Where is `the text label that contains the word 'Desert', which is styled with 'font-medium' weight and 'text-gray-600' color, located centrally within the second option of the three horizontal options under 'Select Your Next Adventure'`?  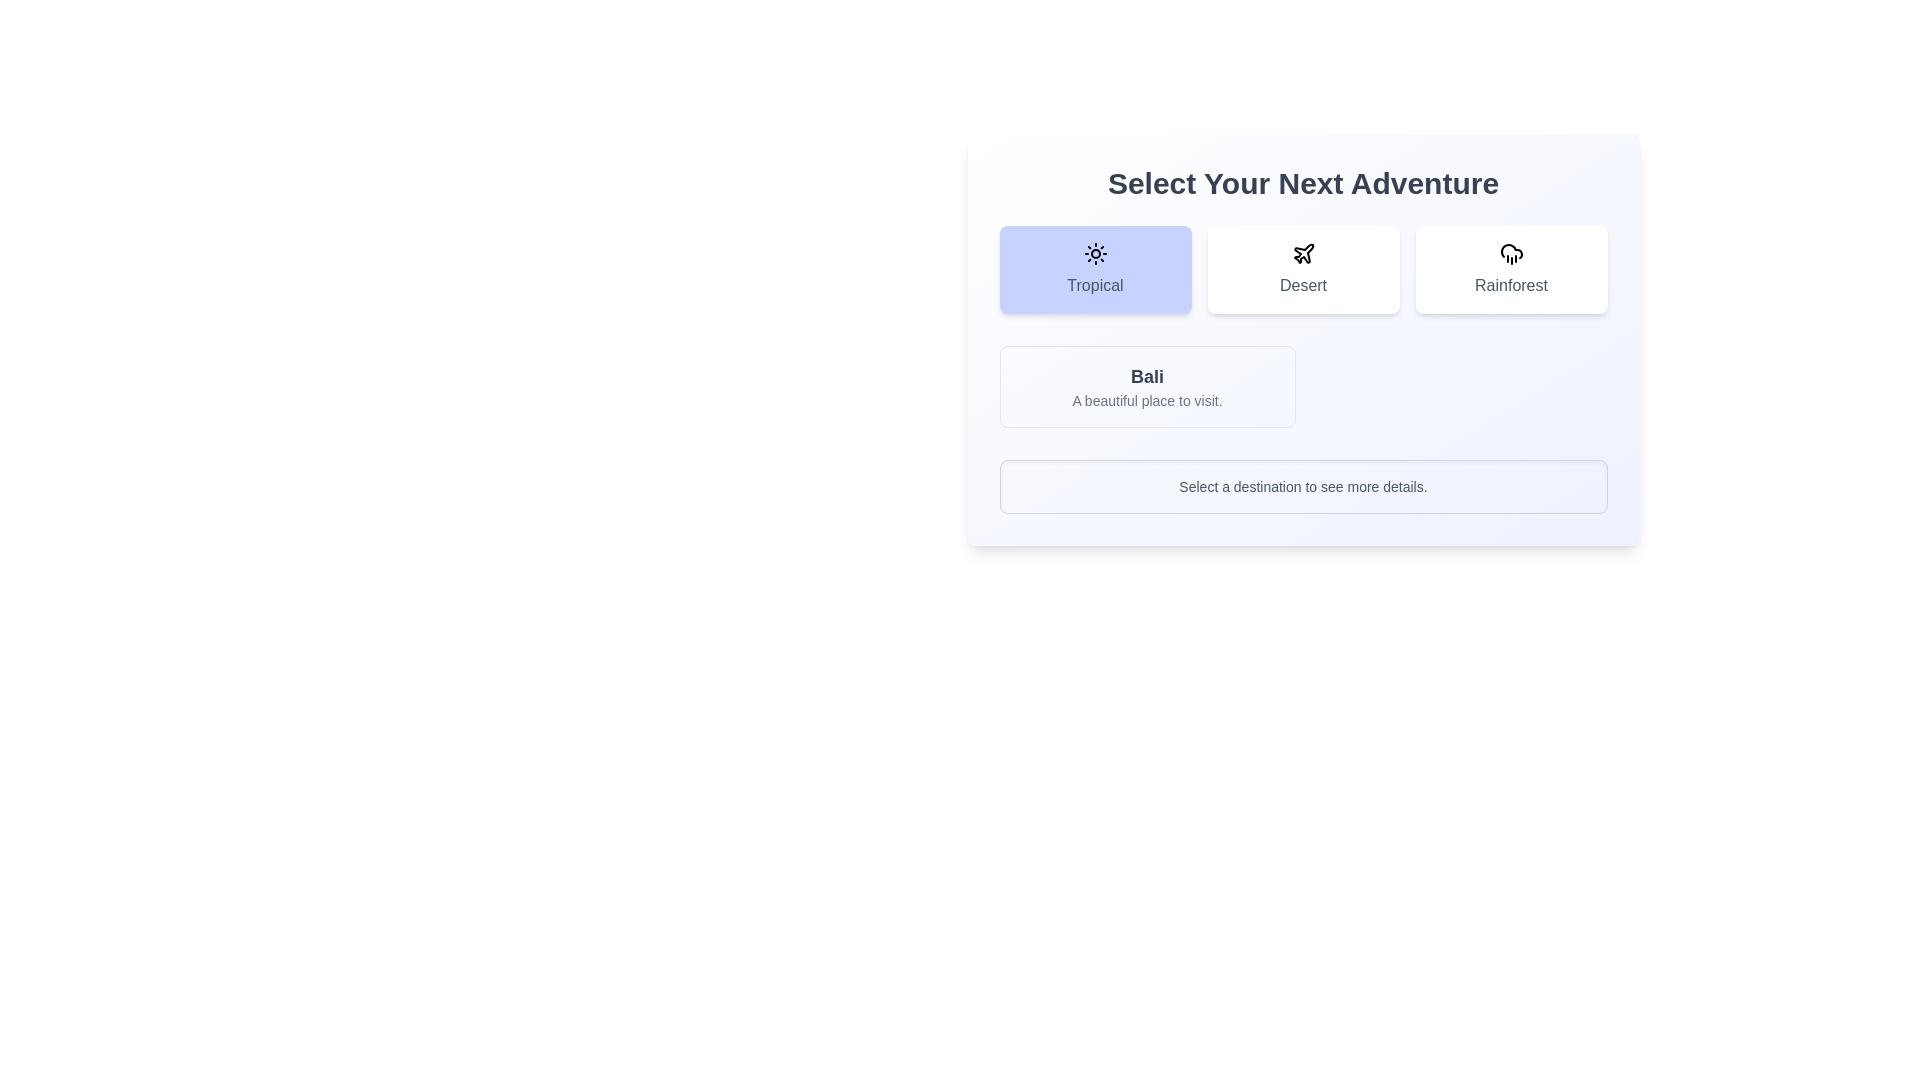 the text label that contains the word 'Desert', which is styled with 'font-medium' weight and 'text-gray-600' color, located centrally within the second option of the three horizontal options under 'Select Your Next Adventure' is located at coordinates (1303, 285).